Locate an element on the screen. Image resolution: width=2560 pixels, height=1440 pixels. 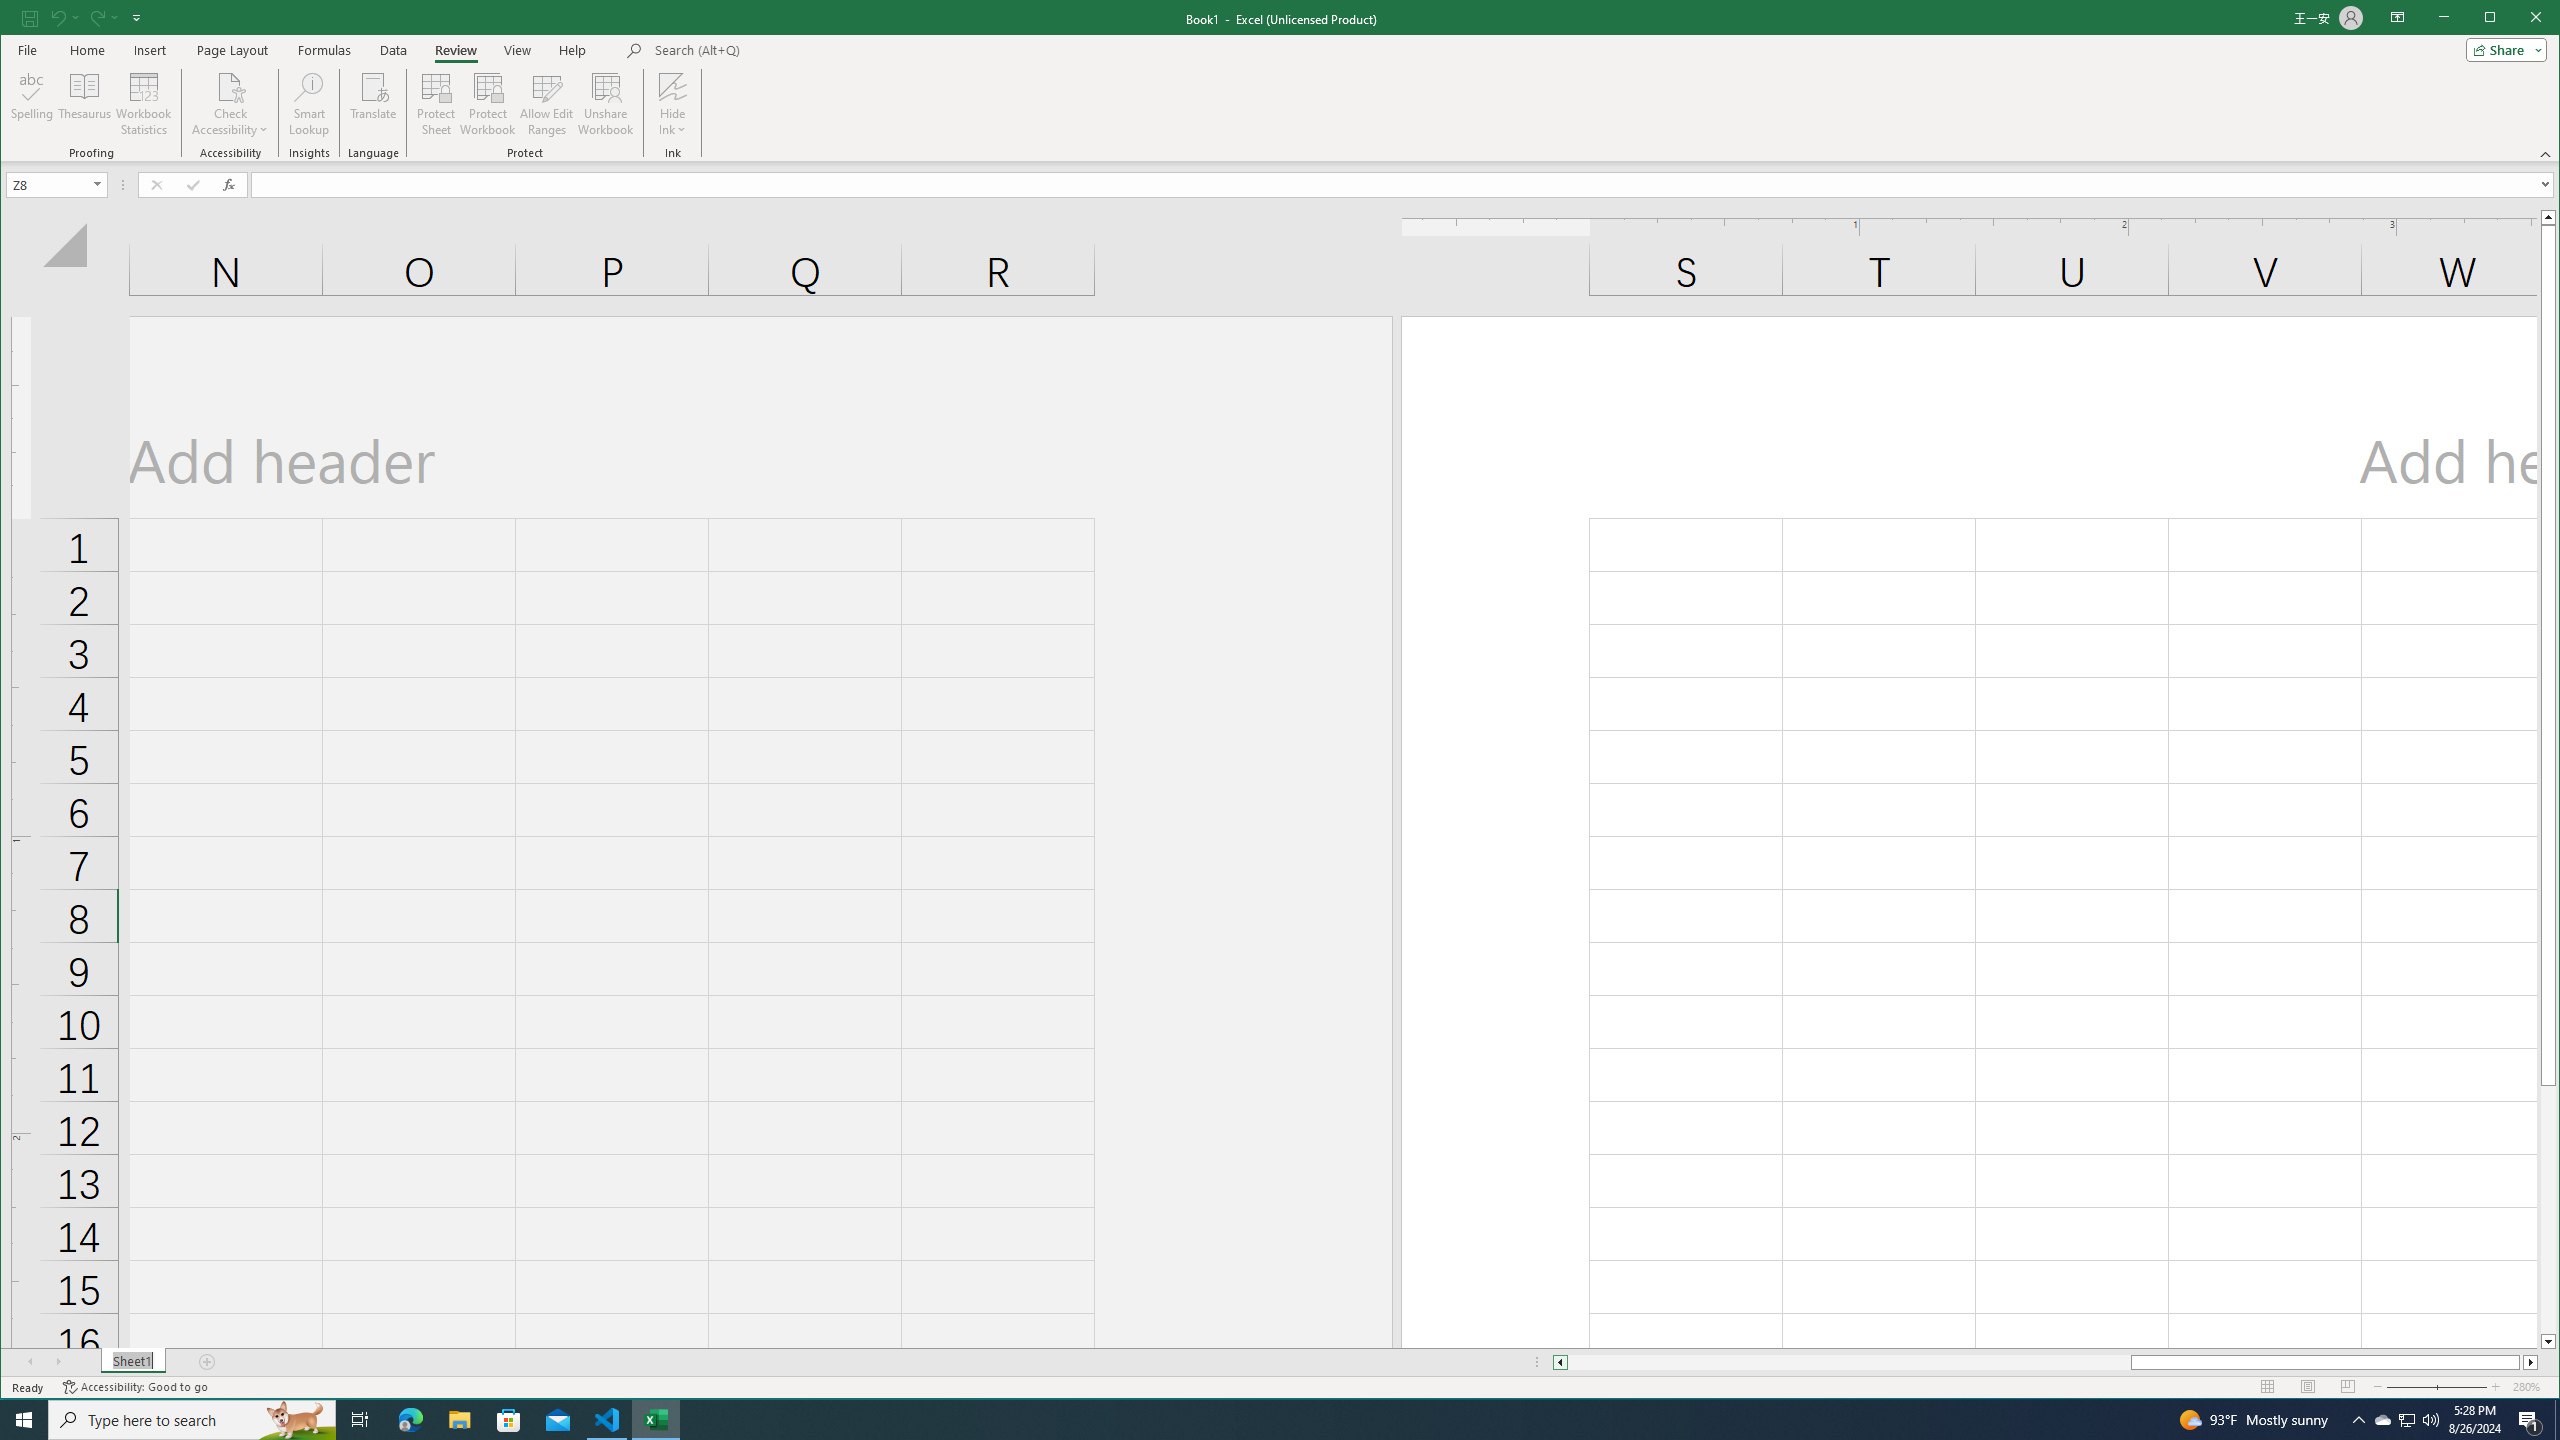
'Type here to search' is located at coordinates (191, 1418).